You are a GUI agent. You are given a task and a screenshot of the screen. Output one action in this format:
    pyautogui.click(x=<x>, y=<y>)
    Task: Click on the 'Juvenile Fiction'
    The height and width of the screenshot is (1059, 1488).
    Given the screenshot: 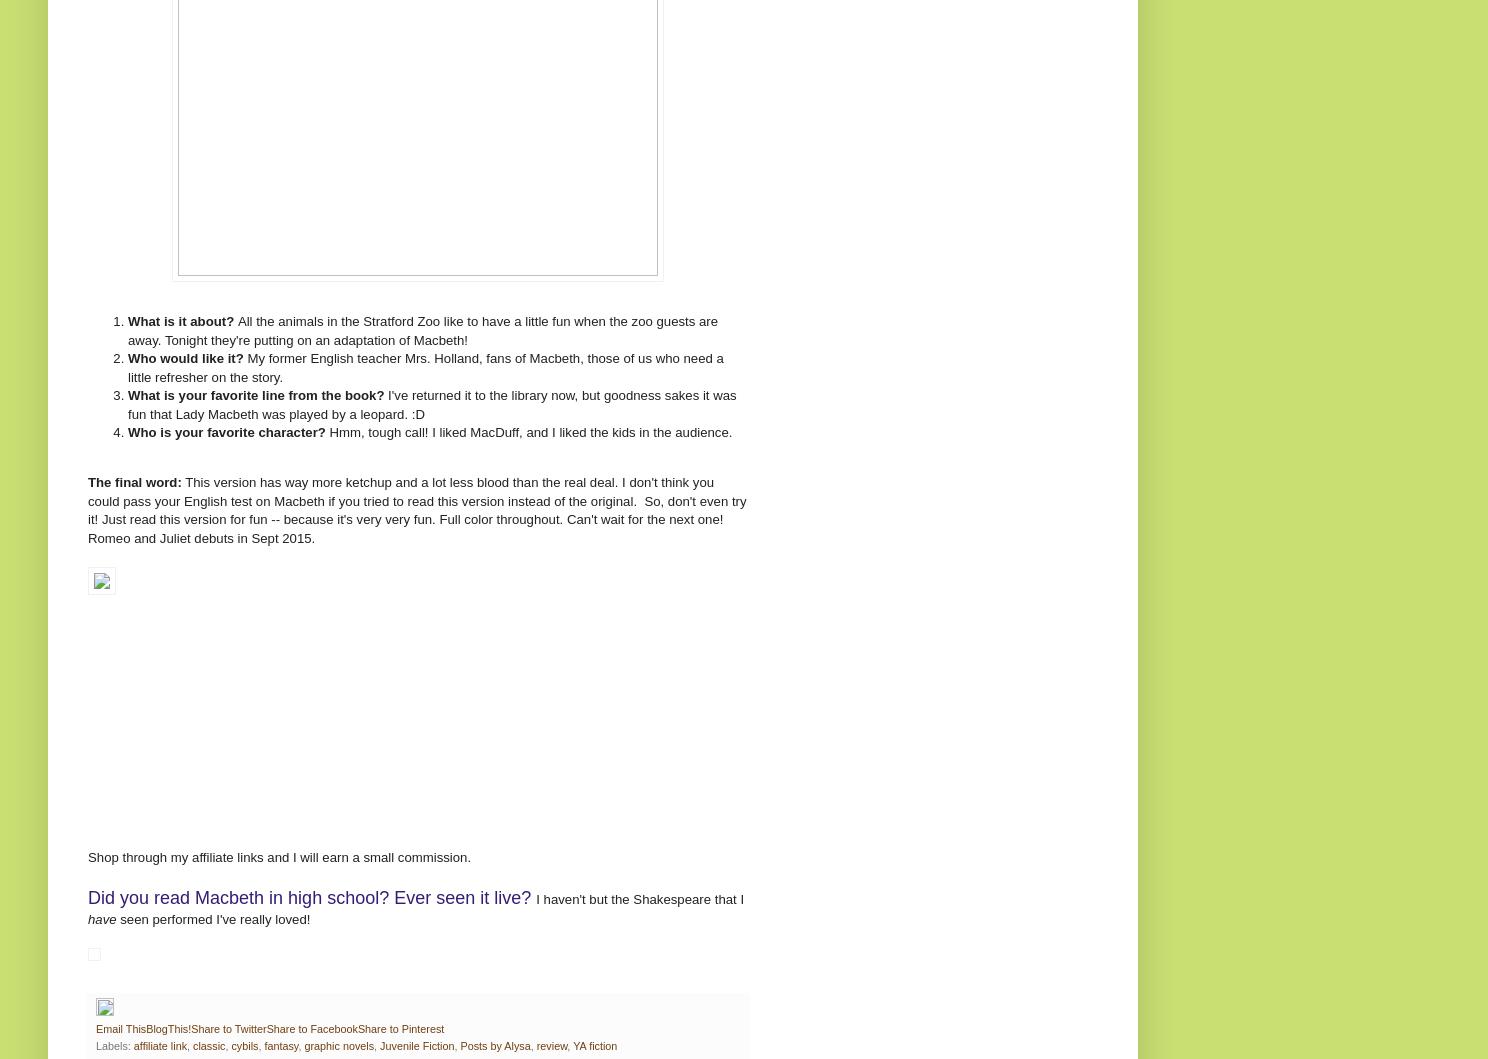 What is the action you would take?
    pyautogui.click(x=379, y=1044)
    